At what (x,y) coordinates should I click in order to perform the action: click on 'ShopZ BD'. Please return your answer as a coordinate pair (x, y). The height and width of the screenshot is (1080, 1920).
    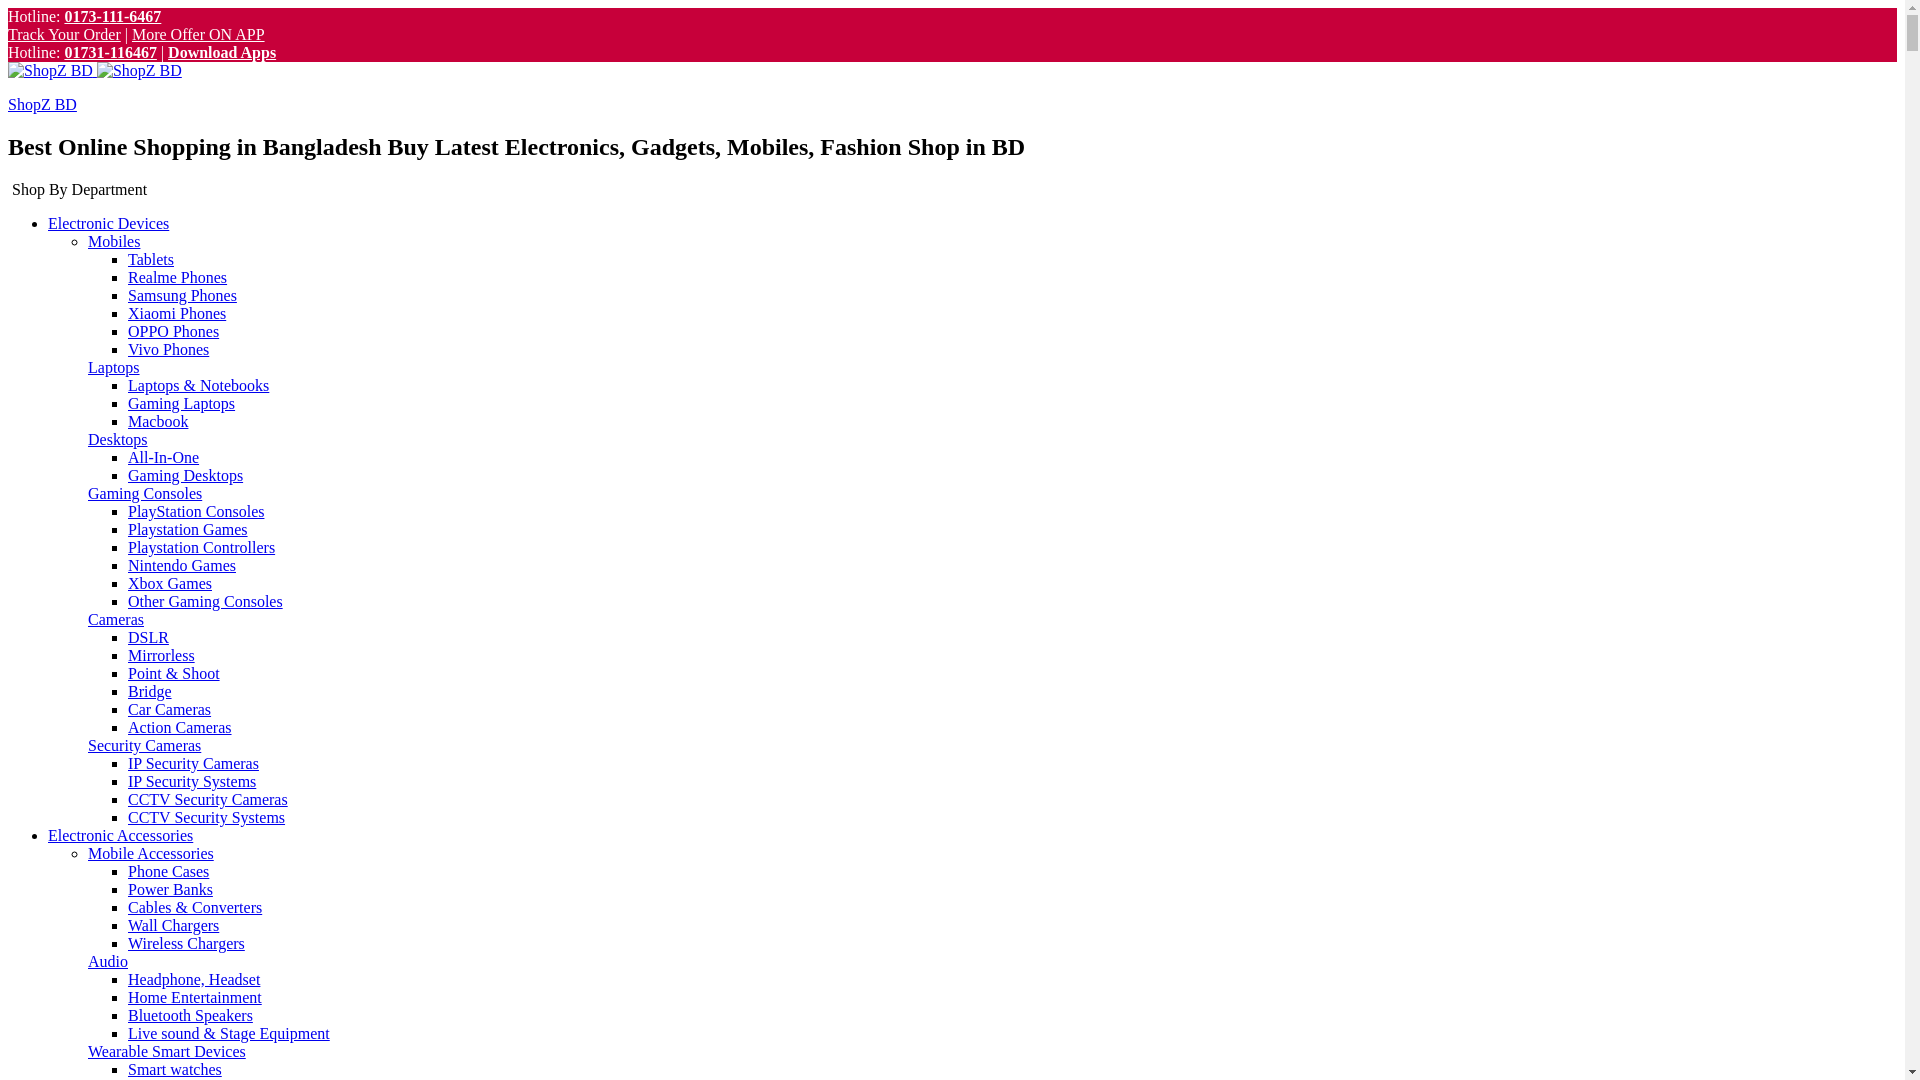
    Looking at the image, I should click on (42, 104).